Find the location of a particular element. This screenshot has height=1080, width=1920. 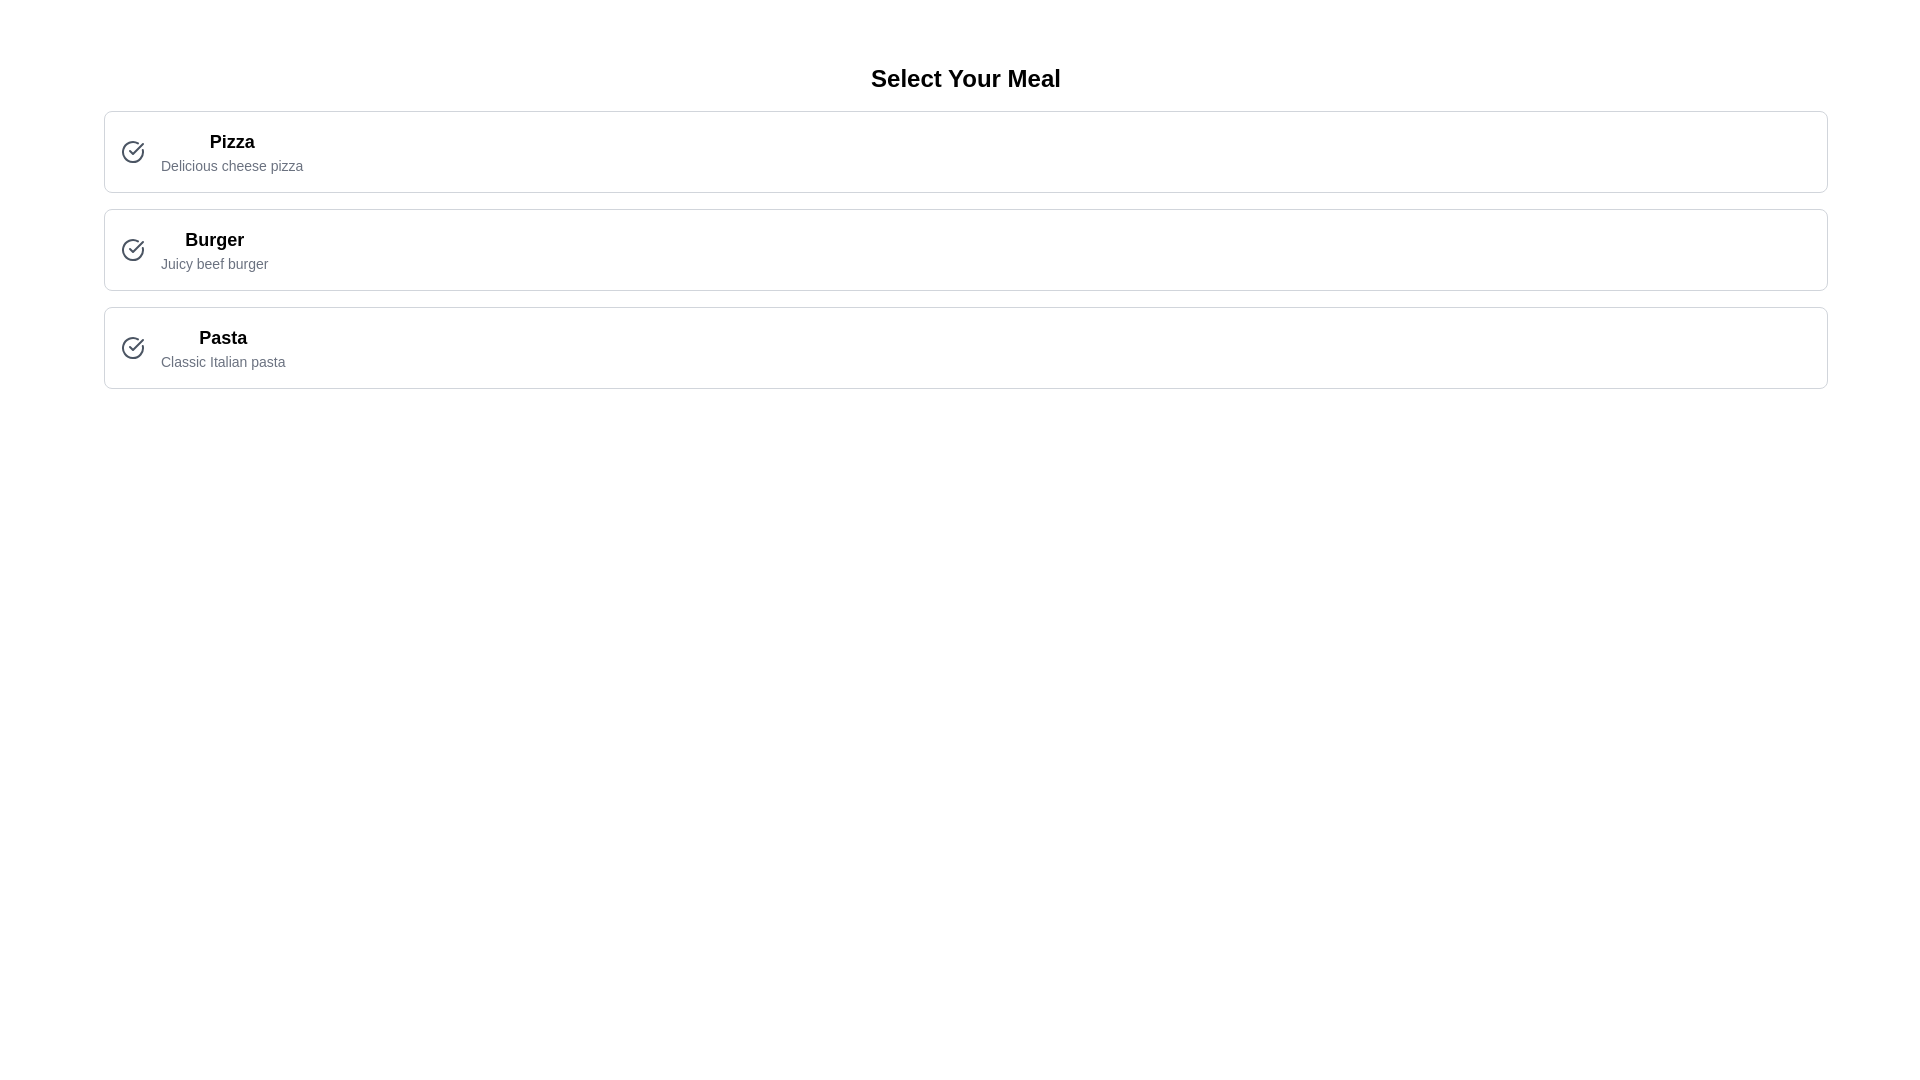

the text block displaying the menu item 'Pasta' with the description 'Classic Italian pasta', which is the last item in the list under the heading 'Select Your Meal' is located at coordinates (223, 346).